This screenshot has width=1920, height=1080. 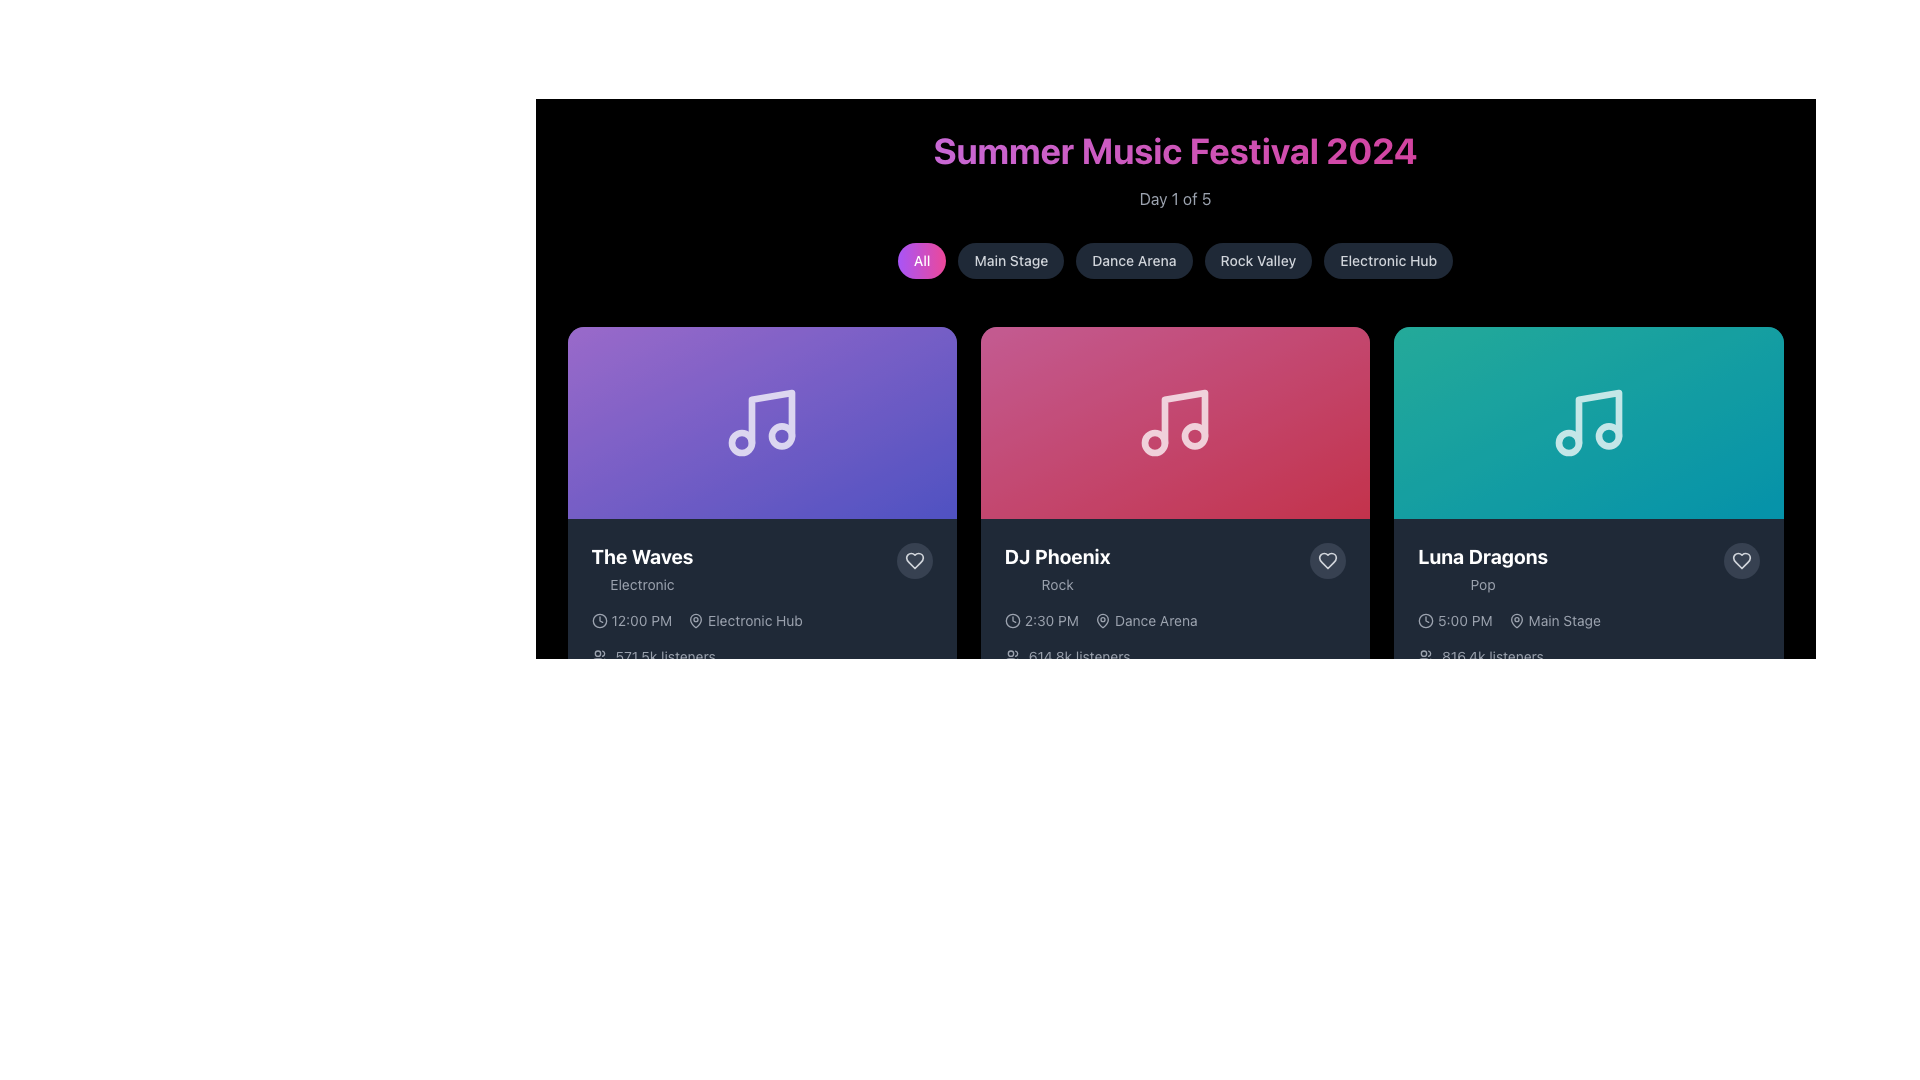 What do you see at coordinates (761, 656) in the screenshot?
I see `the text with icon display showing '571.5k listeners' which is positioned at the bottom of the panel for the music event titled 'The Waves'` at bounding box center [761, 656].